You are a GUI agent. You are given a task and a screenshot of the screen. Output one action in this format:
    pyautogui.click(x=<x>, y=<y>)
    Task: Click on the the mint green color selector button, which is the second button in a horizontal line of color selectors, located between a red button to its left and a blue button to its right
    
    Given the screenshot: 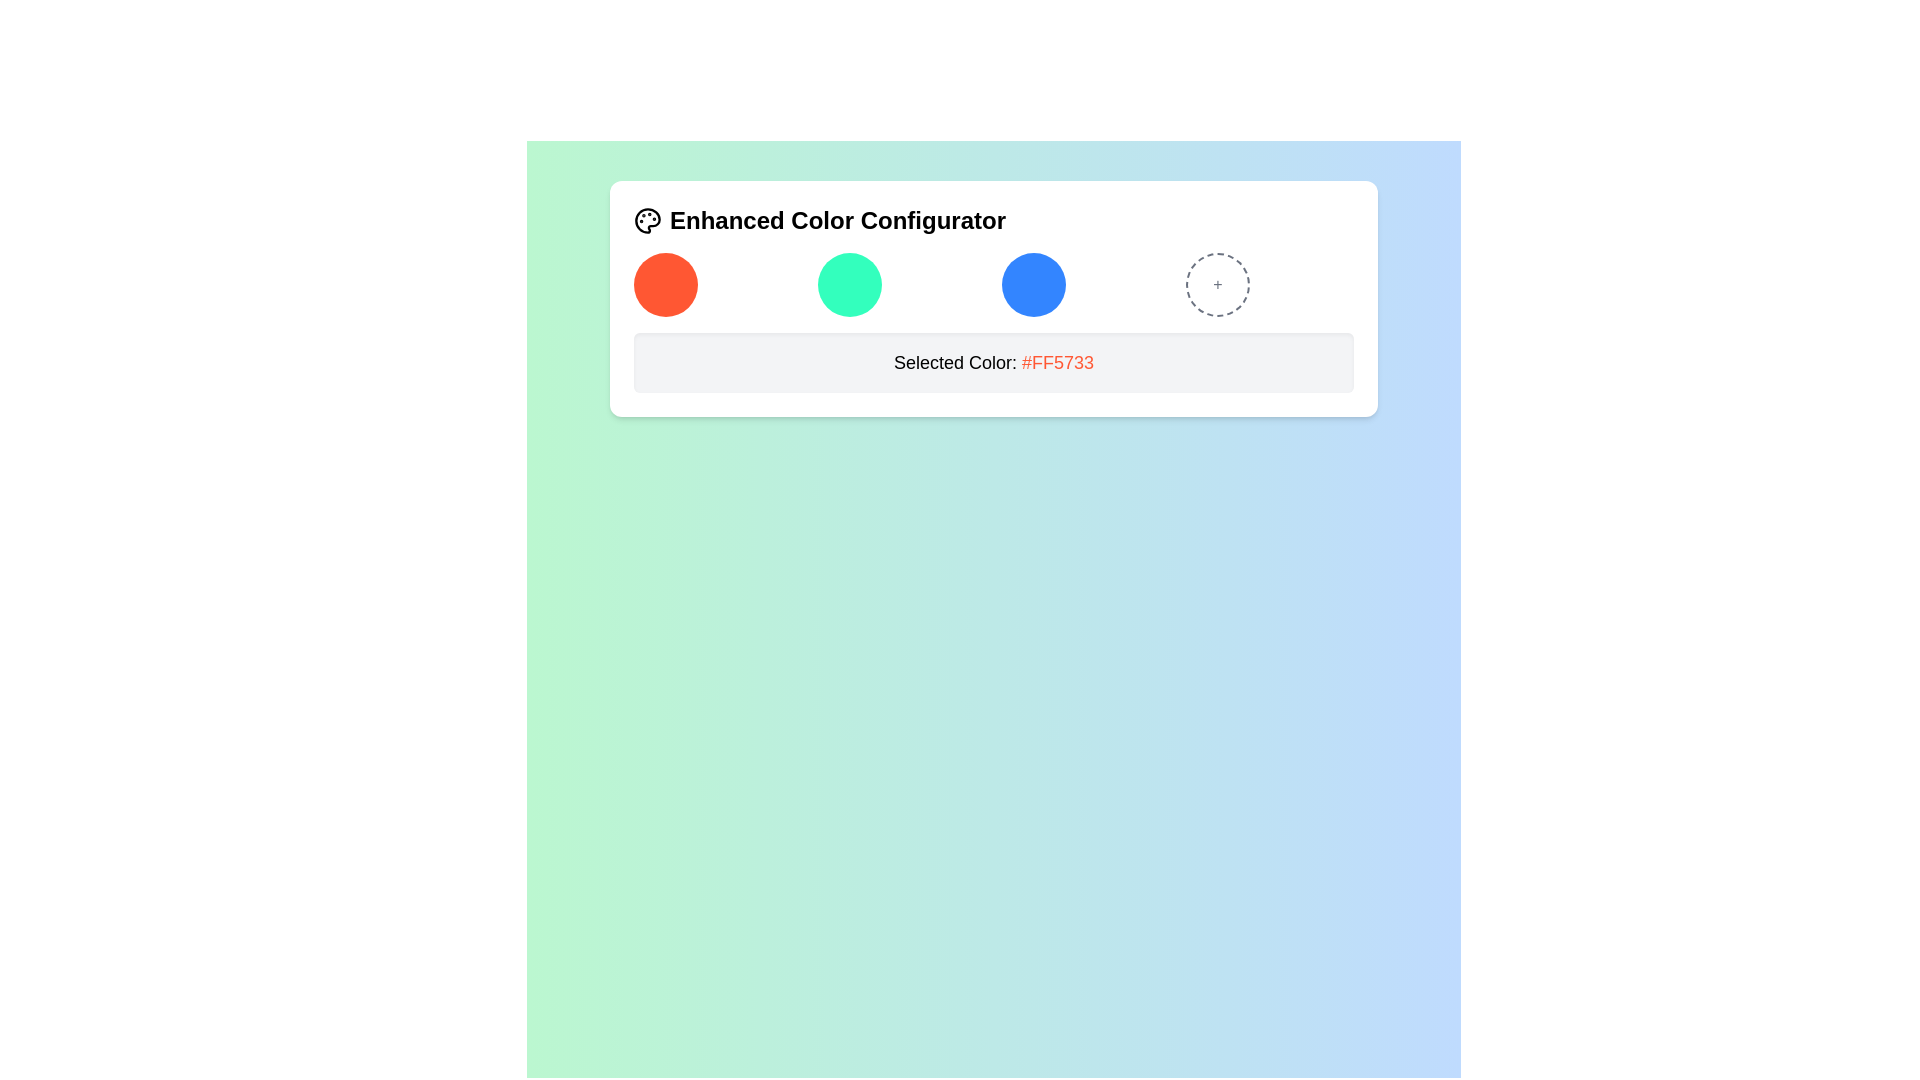 What is the action you would take?
    pyautogui.click(x=901, y=285)
    